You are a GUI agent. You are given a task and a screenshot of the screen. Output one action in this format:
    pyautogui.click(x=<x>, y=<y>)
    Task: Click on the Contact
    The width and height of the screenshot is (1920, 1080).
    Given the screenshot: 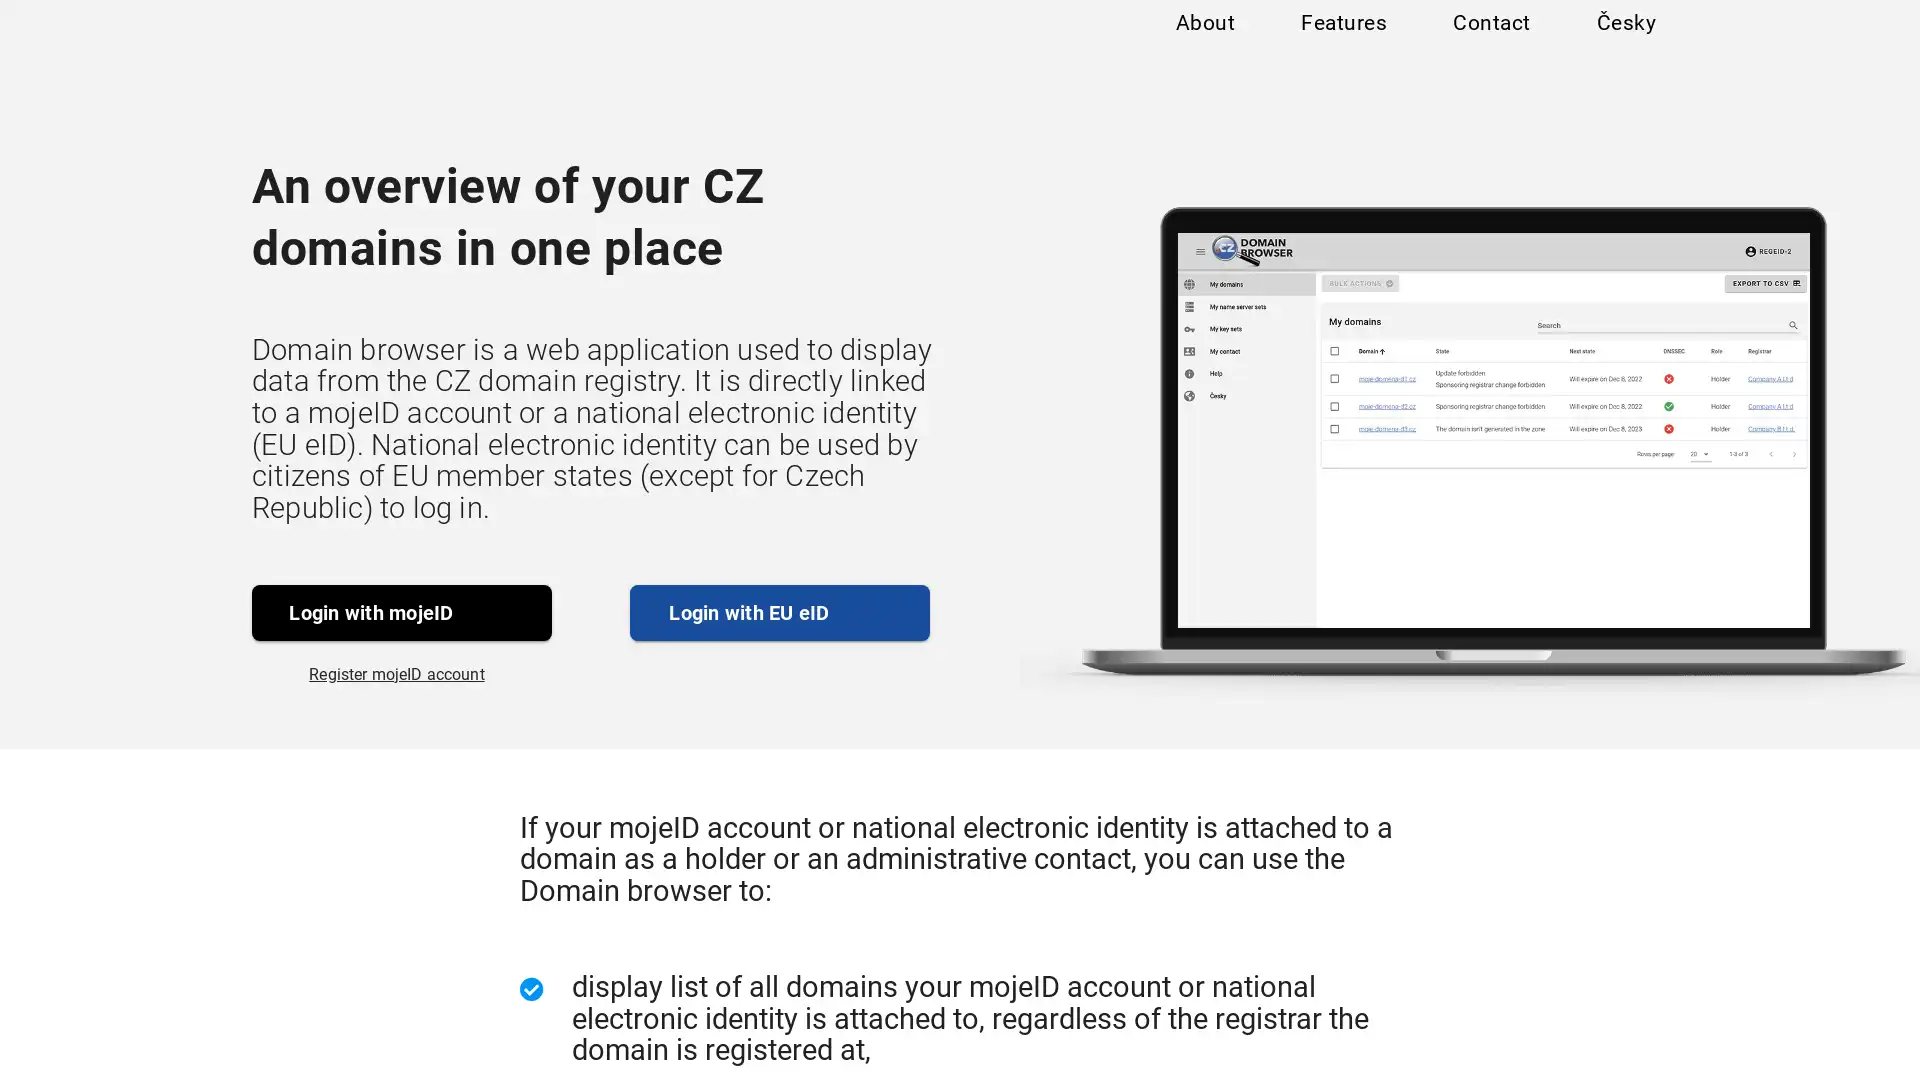 What is the action you would take?
    pyautogui.click(x=1490, y=42)
    